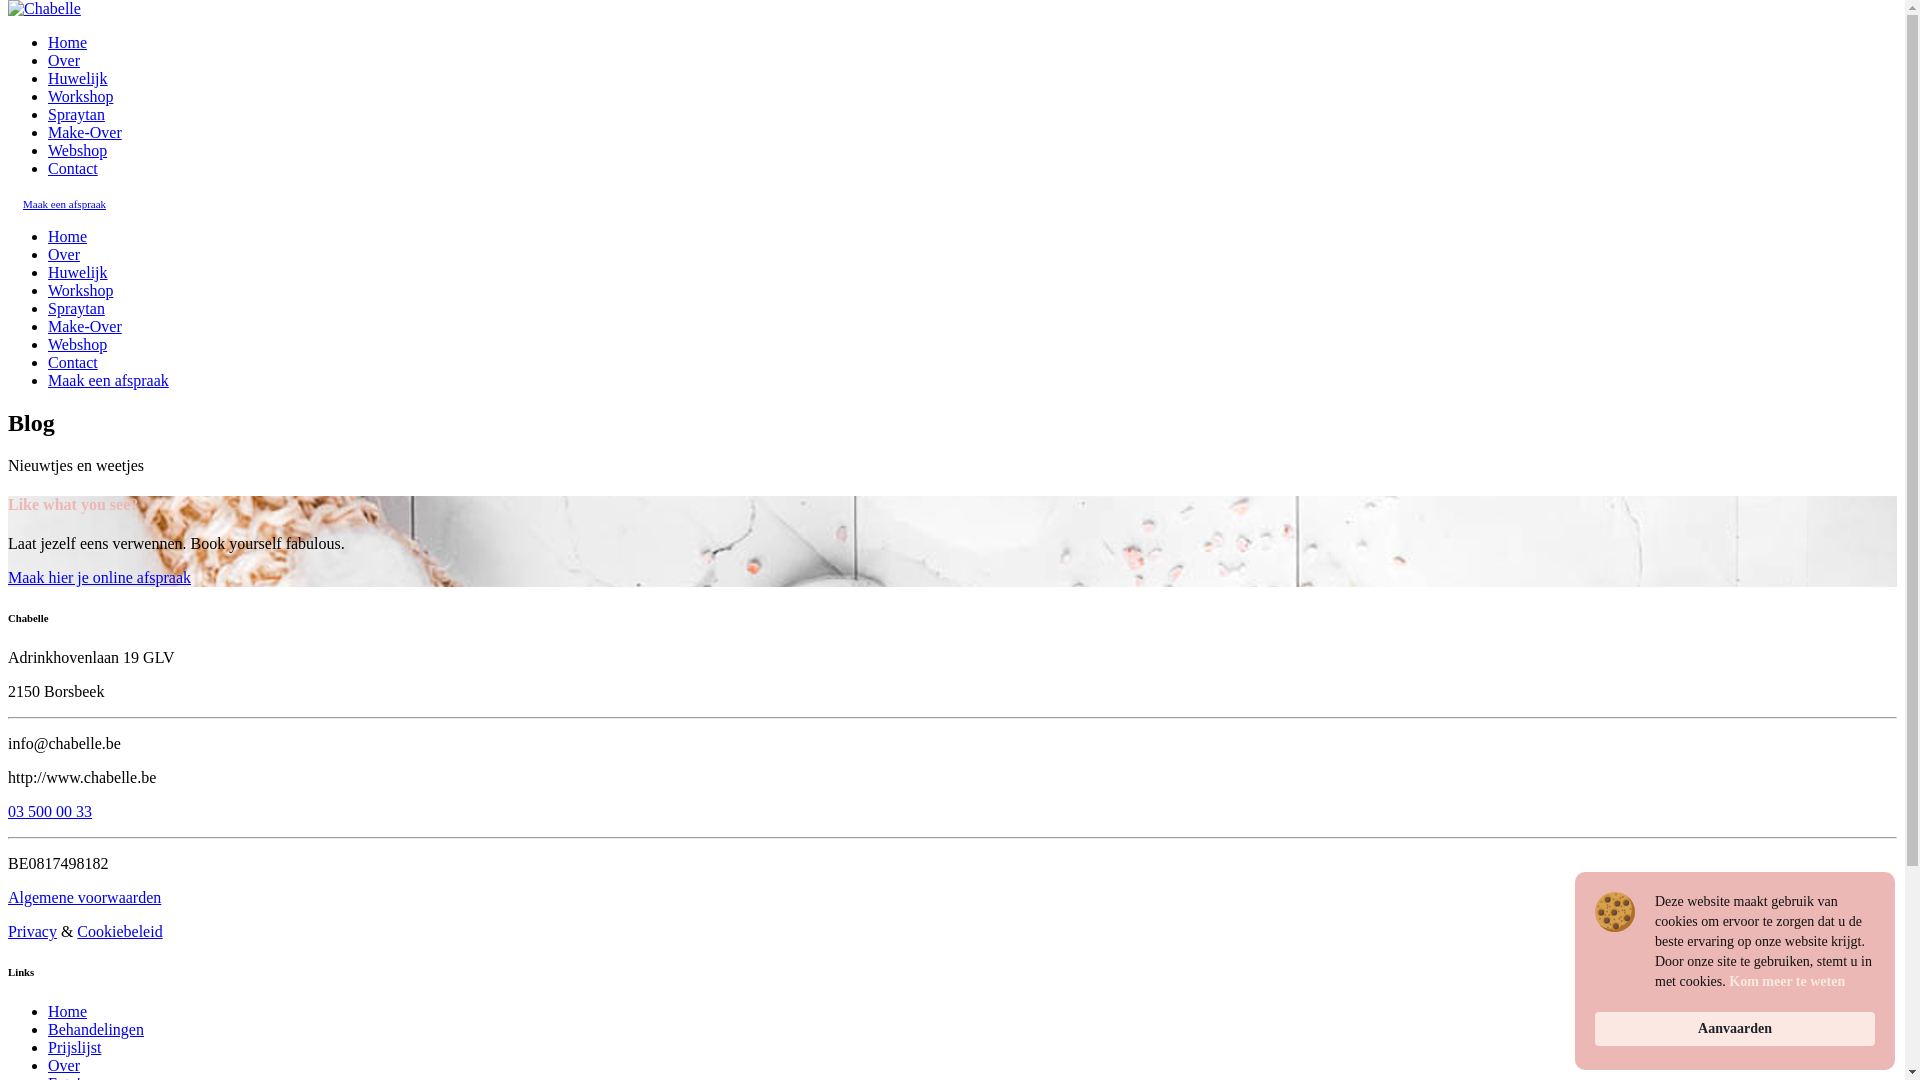 This screenshot has height=1080, width=1920. I want to click on 'Make-Over', so click(48, 132).